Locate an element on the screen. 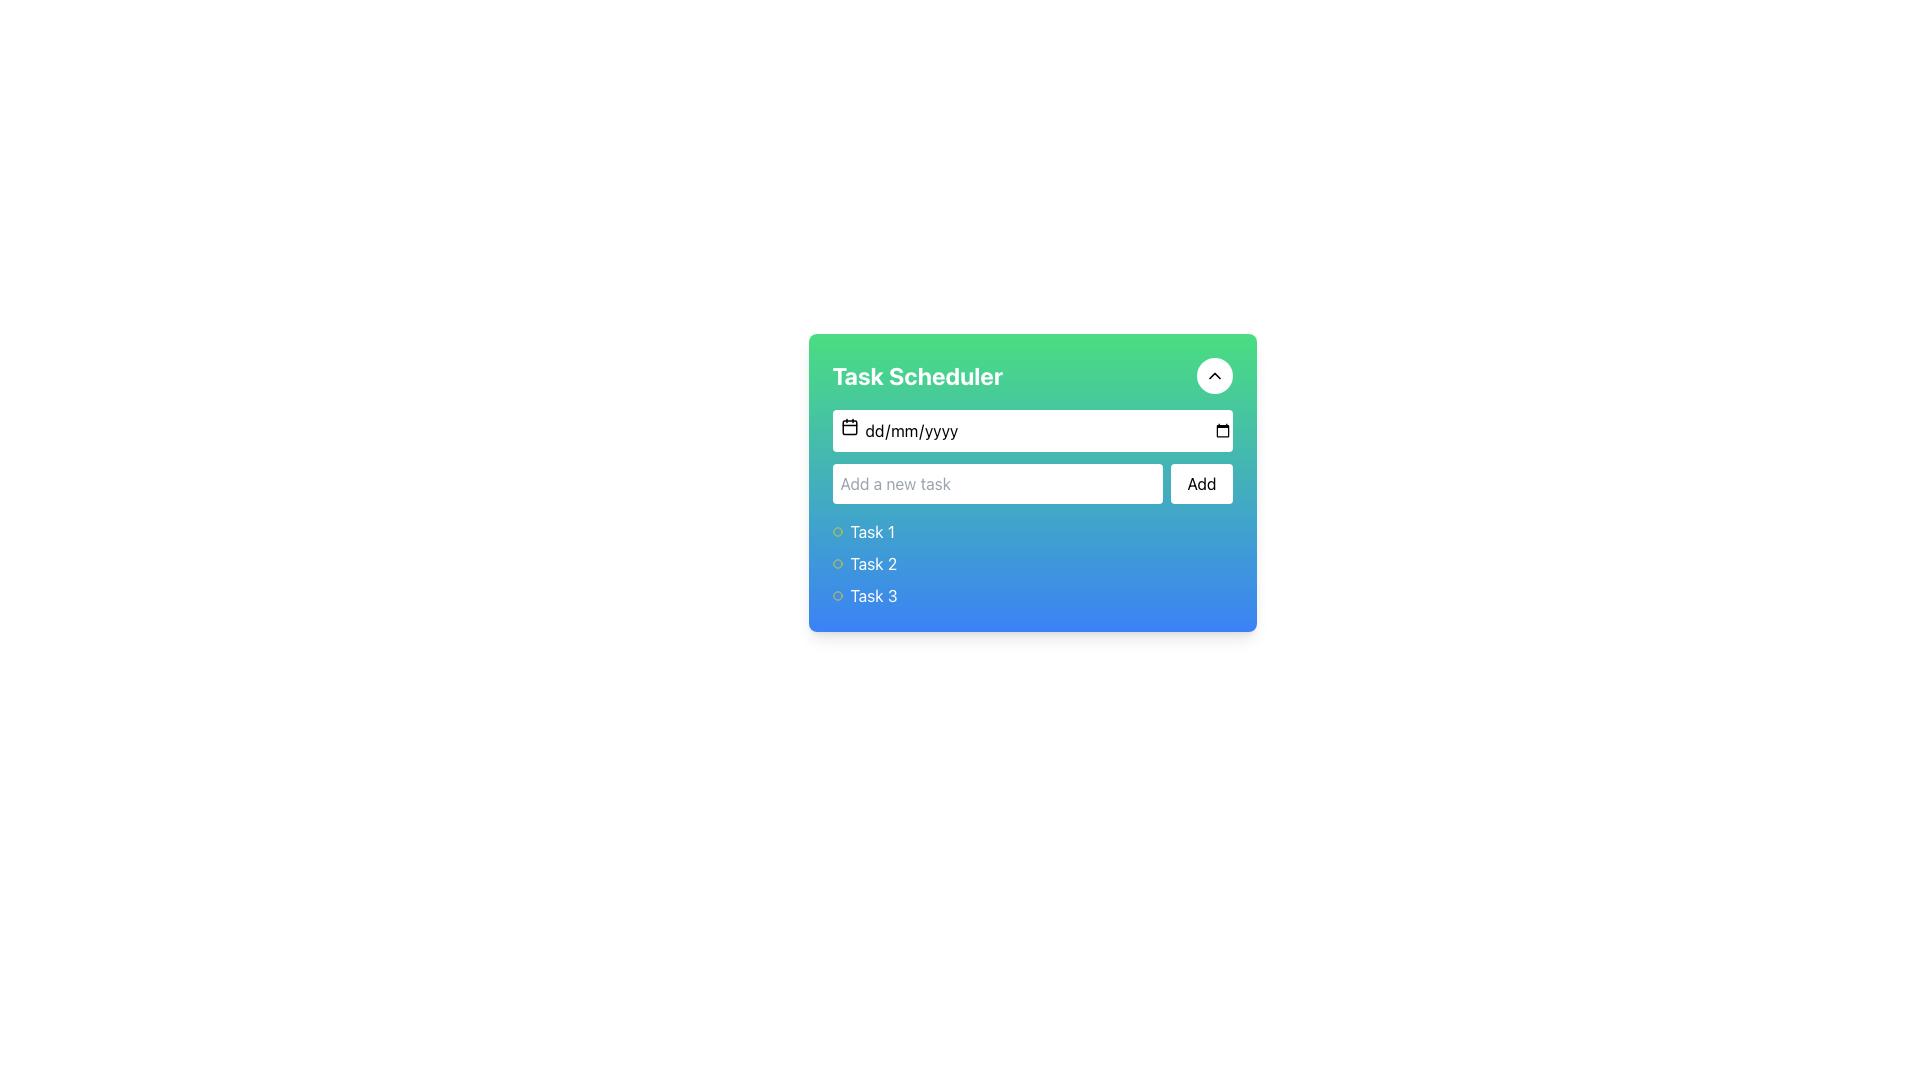 This screenshot has width=1920, height=1080. the static text label representing the second task in the task list, located below the 'Task Scheduler' header is located at coordinates (873, 563).